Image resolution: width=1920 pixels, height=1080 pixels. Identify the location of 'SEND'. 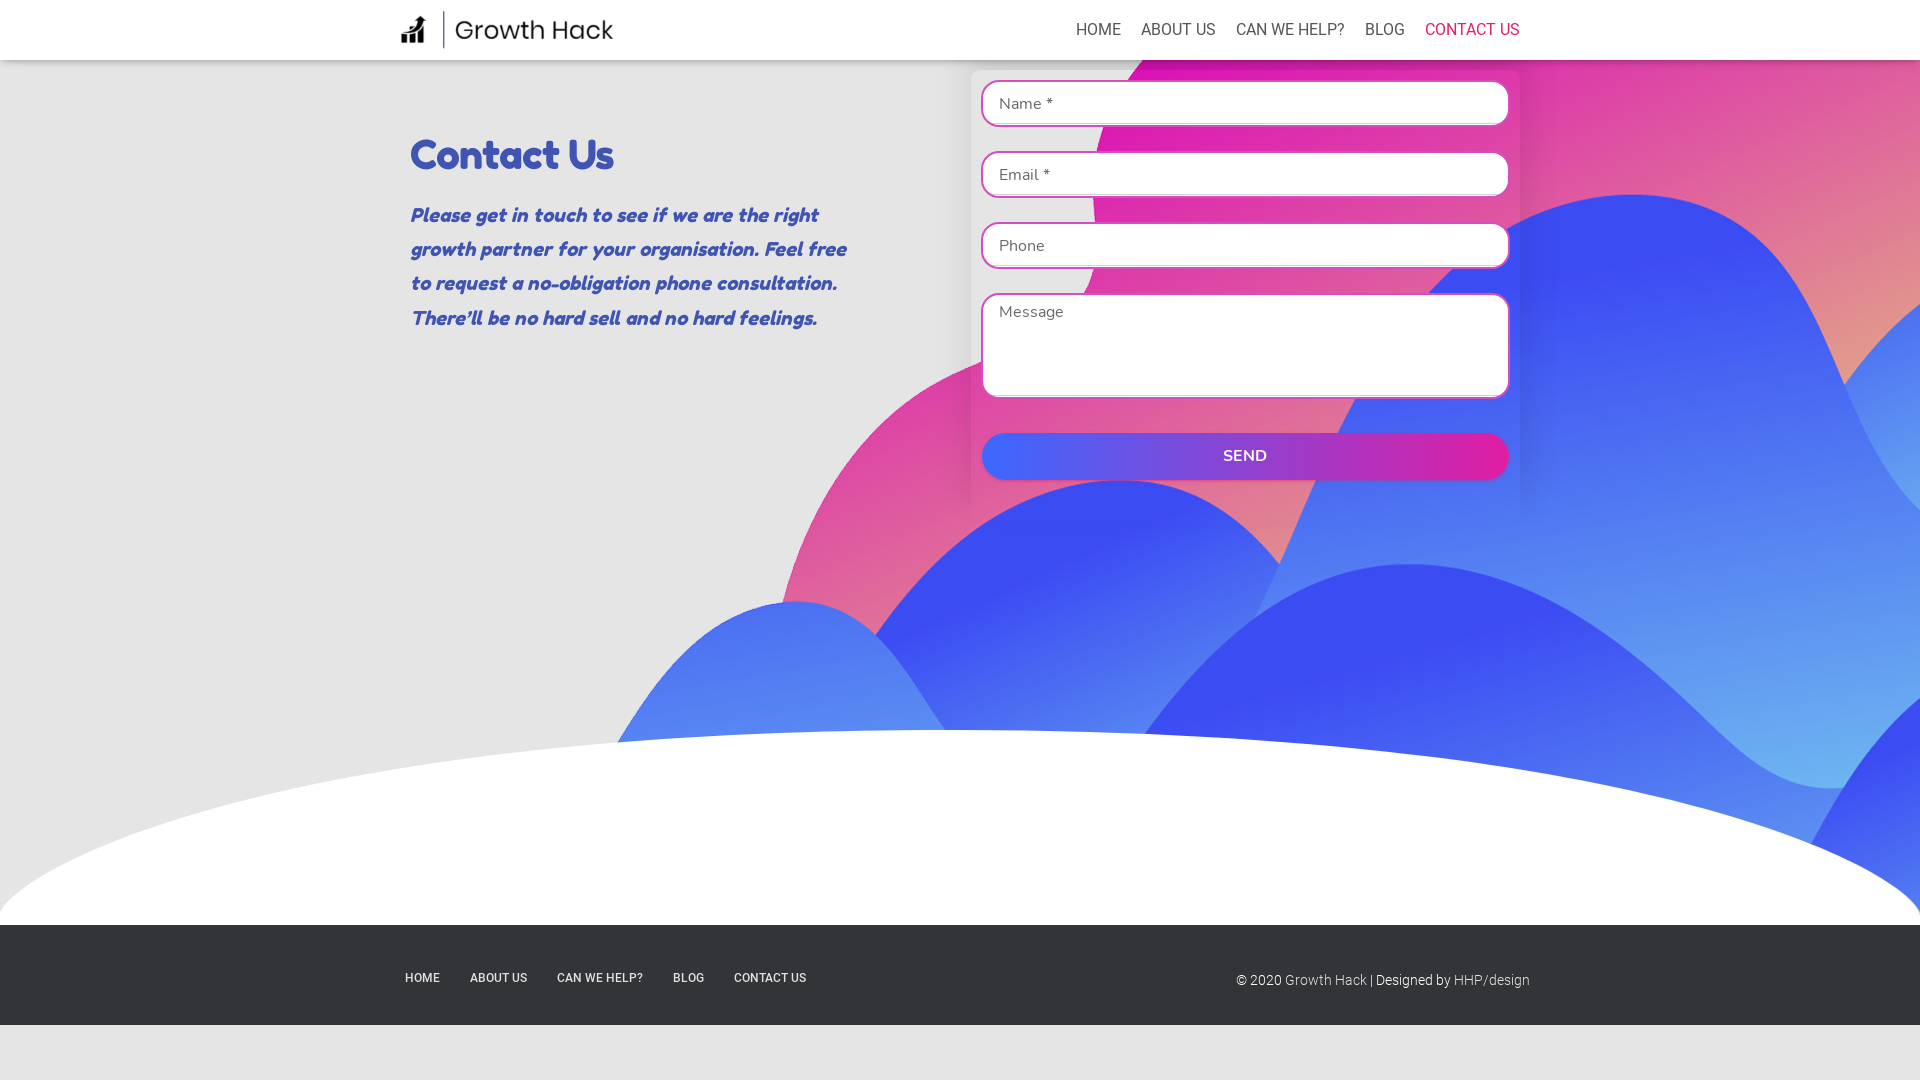
(1244, 456).